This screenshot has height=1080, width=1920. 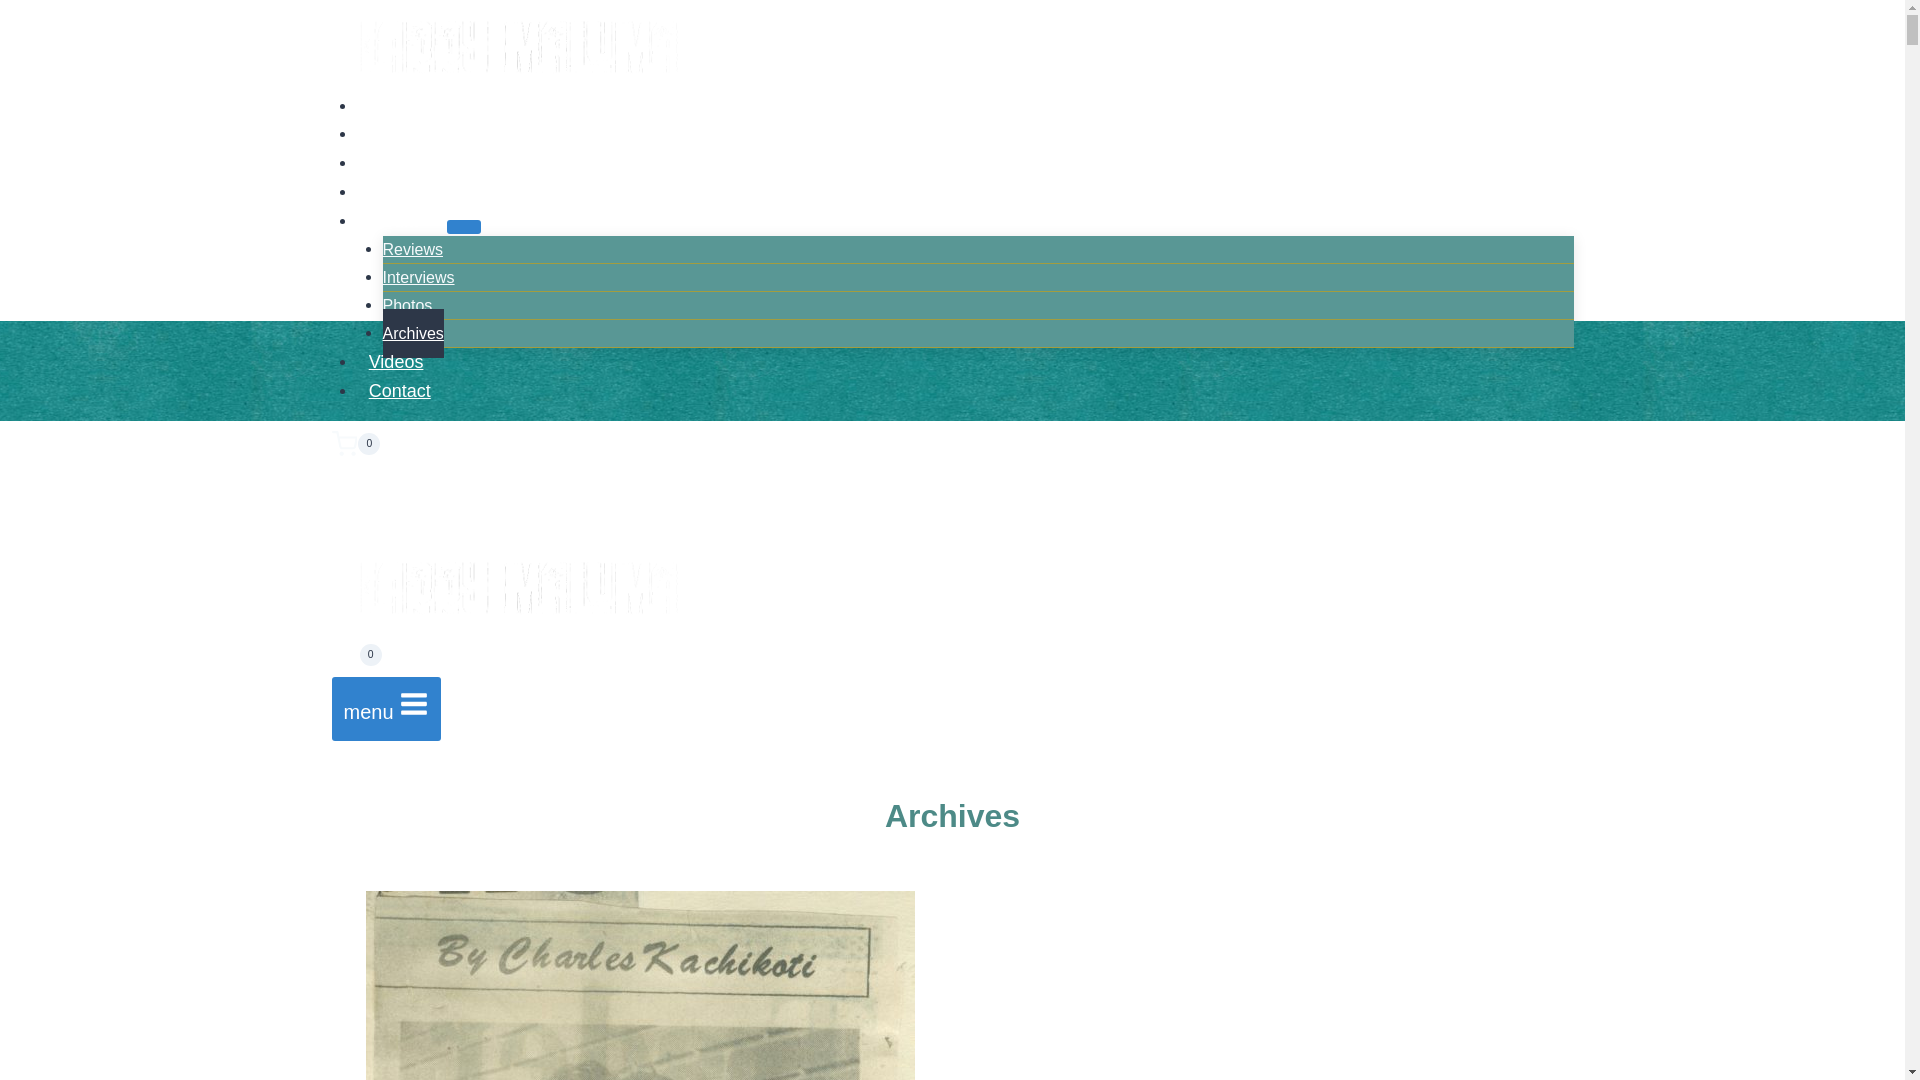 I want to click on 'Reviews', so click(x=411, y=248).